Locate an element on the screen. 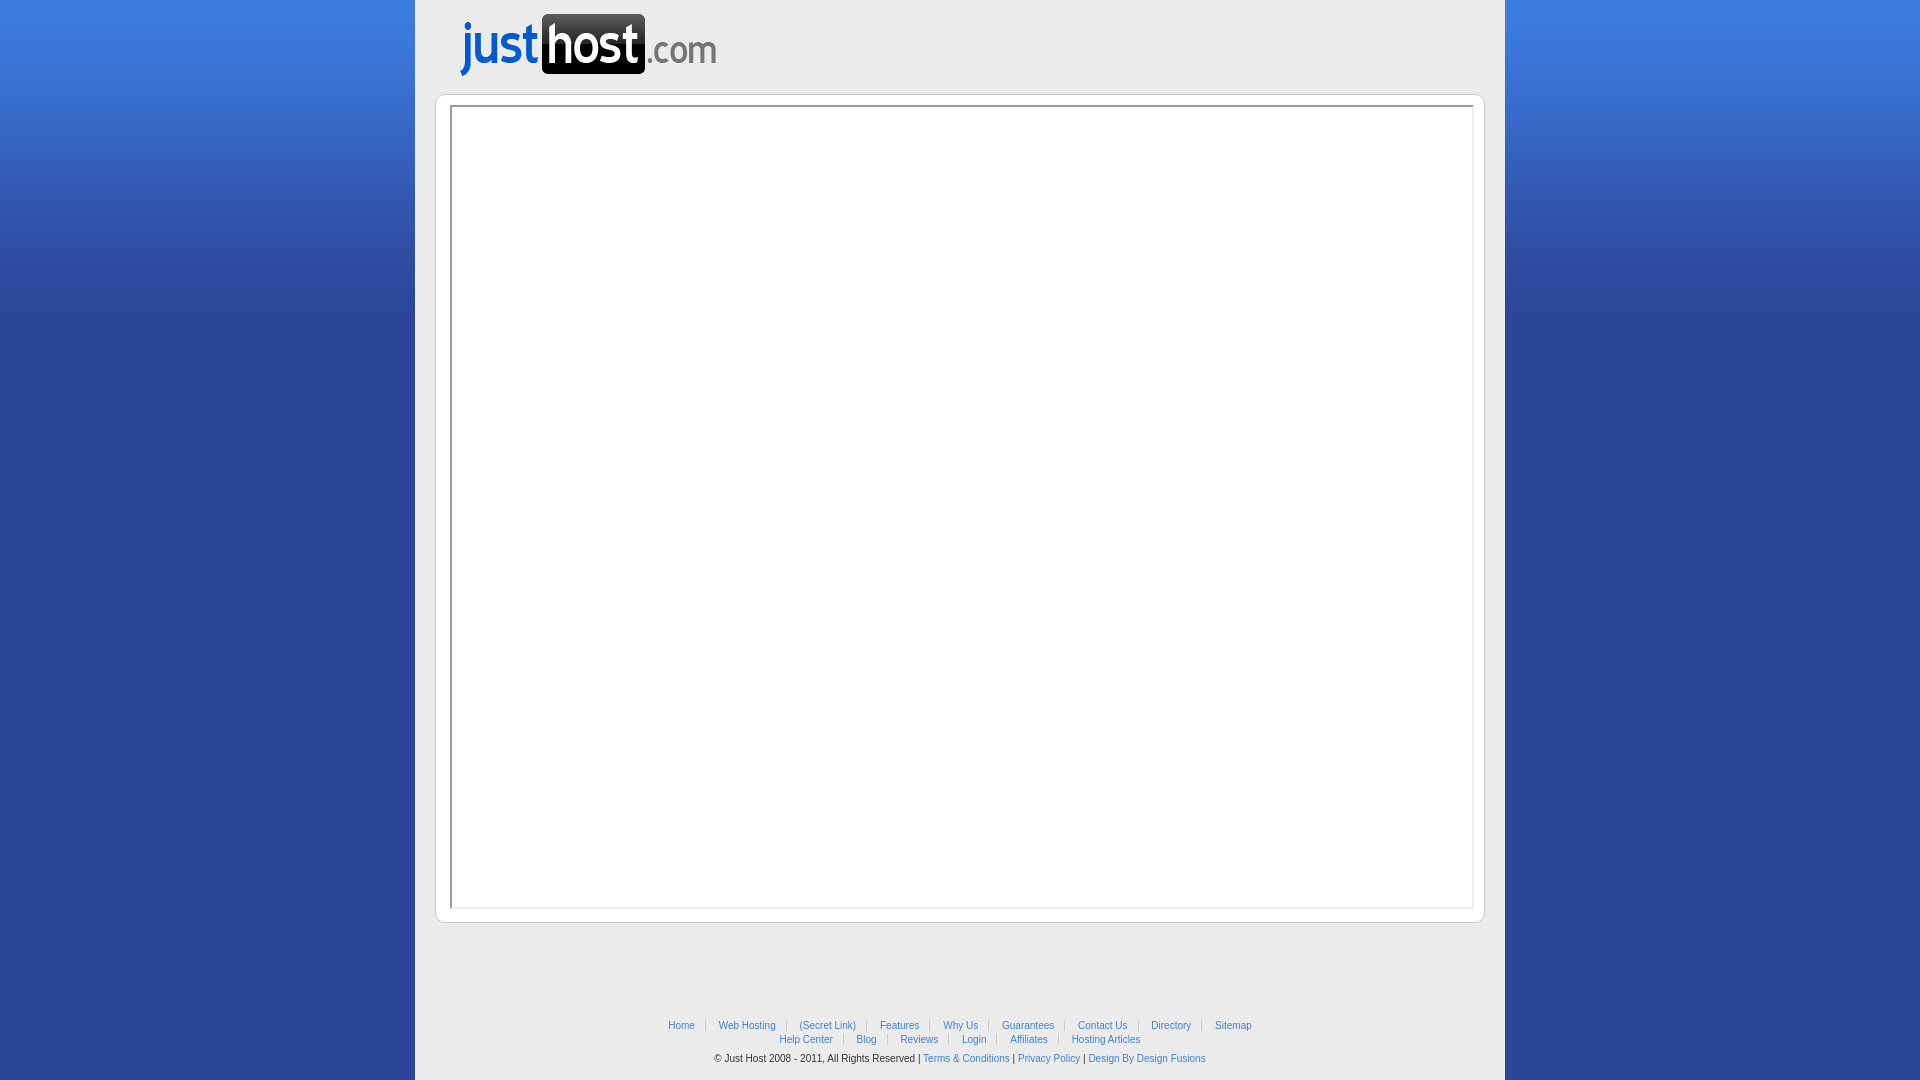  'Hosting Articles' is located at coordinates (1070, 1038).